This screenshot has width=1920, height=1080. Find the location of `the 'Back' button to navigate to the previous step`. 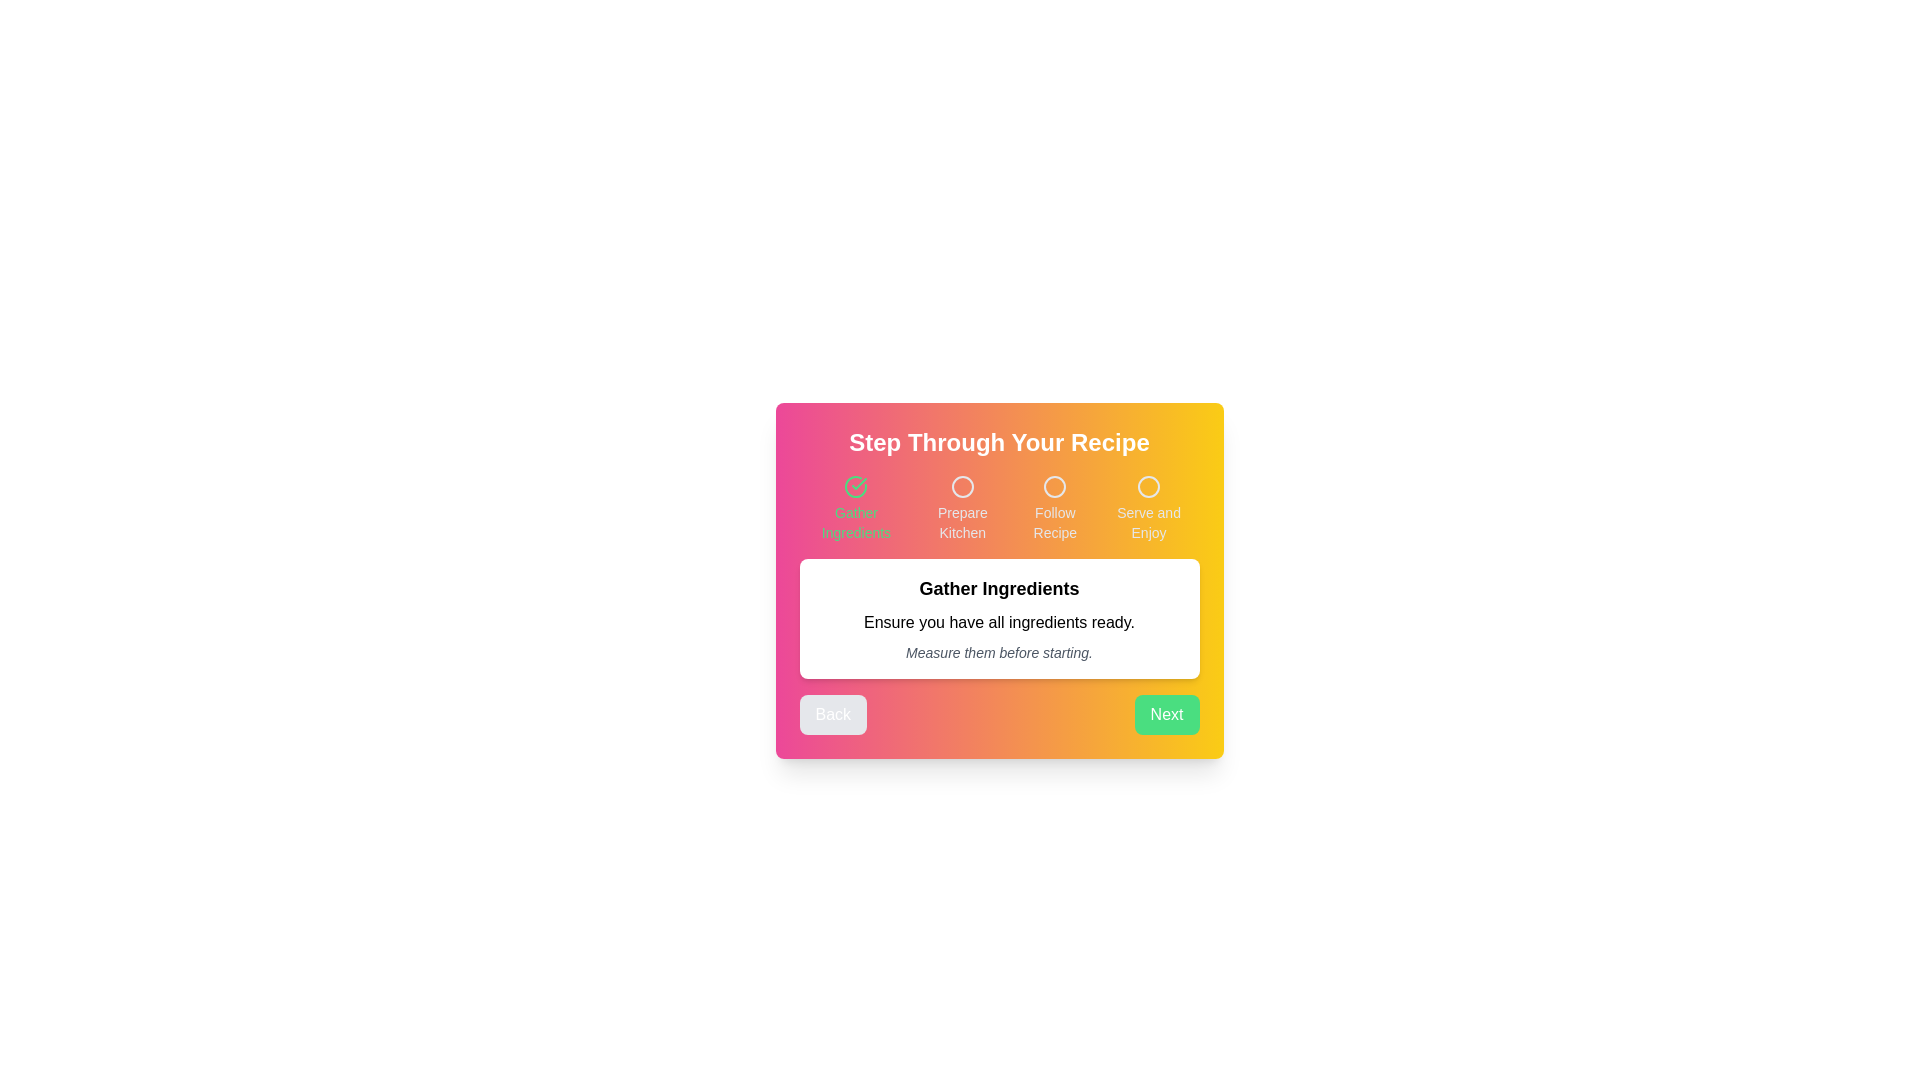

the 'Back' button to navigate to the previous step is located at coordinates (833, 713).